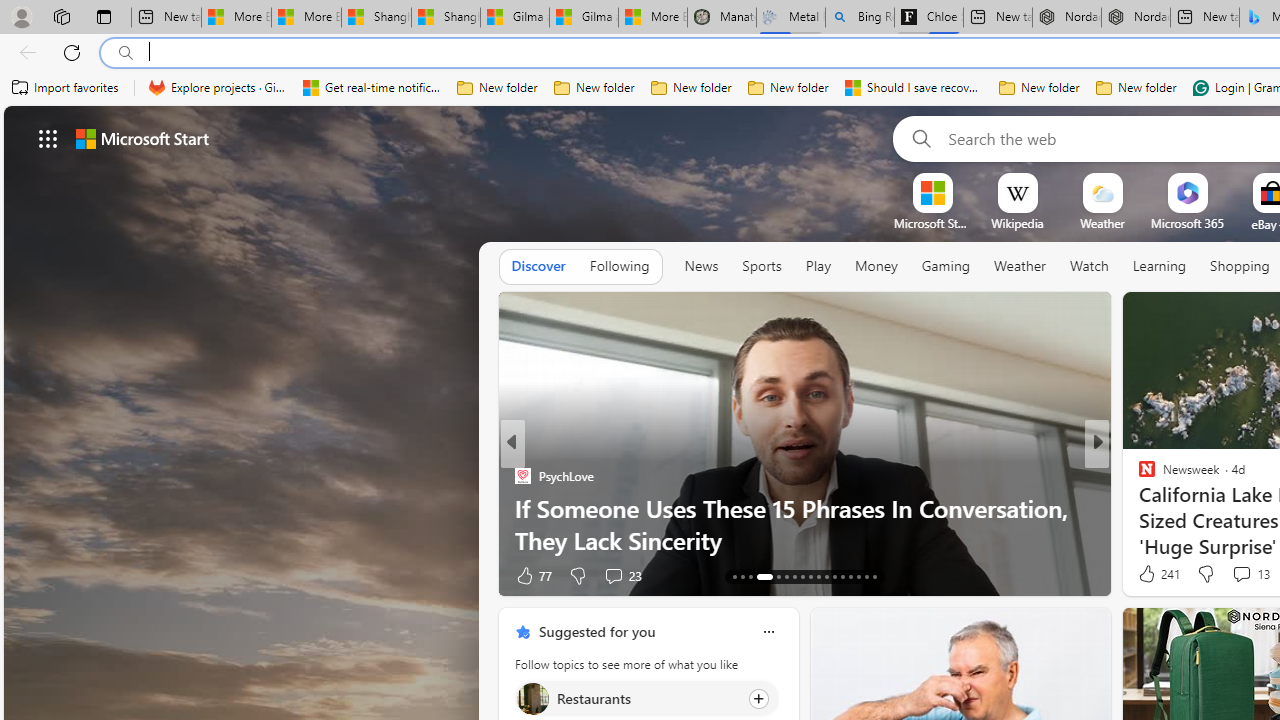  What do you see at coordinates (793, 577) in the screenshot?
I see `'AutomationID: tab-19'` at bounding box center [793, 577].